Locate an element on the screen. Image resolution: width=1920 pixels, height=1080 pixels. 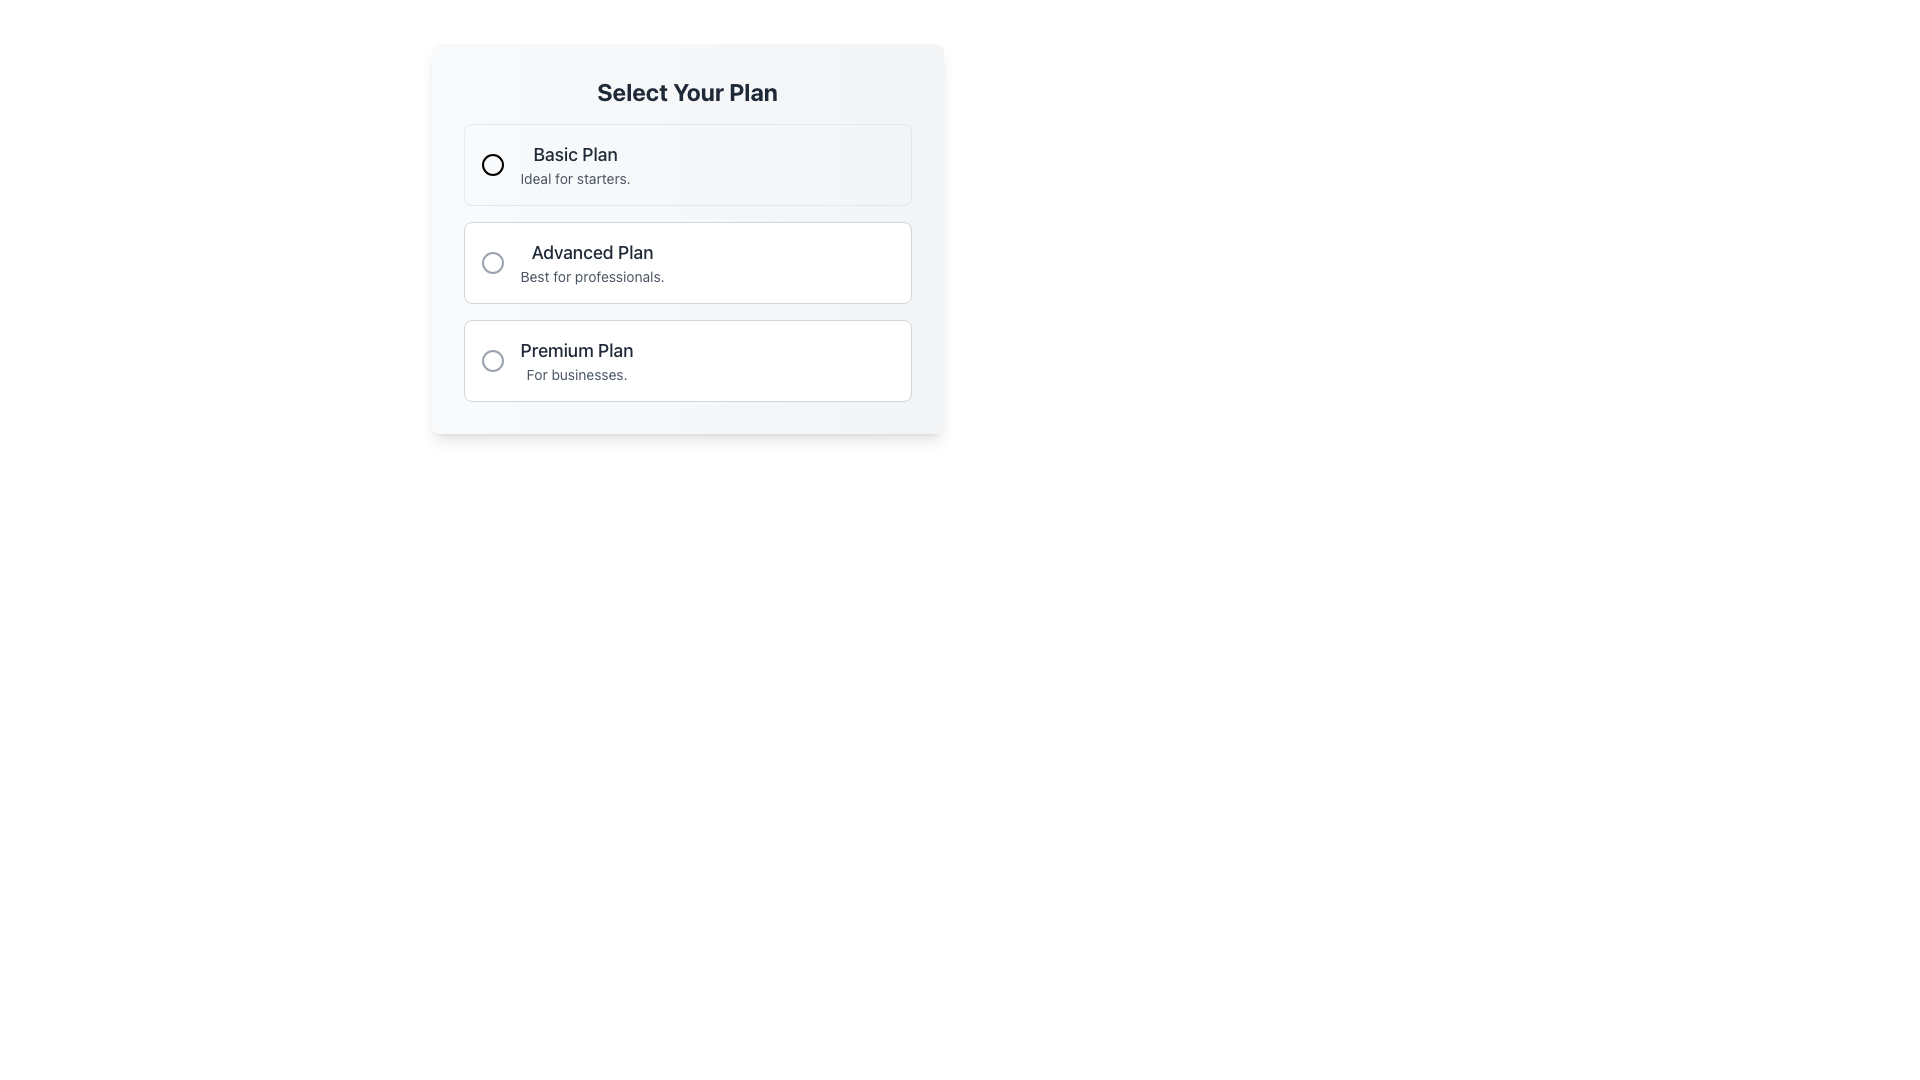
the static text label that reads 'Basic Plan' and 'Ideal for starters.' located to the right of the circular radio button in the 'Select Your Plan' section is located at coordinates (574, 164).